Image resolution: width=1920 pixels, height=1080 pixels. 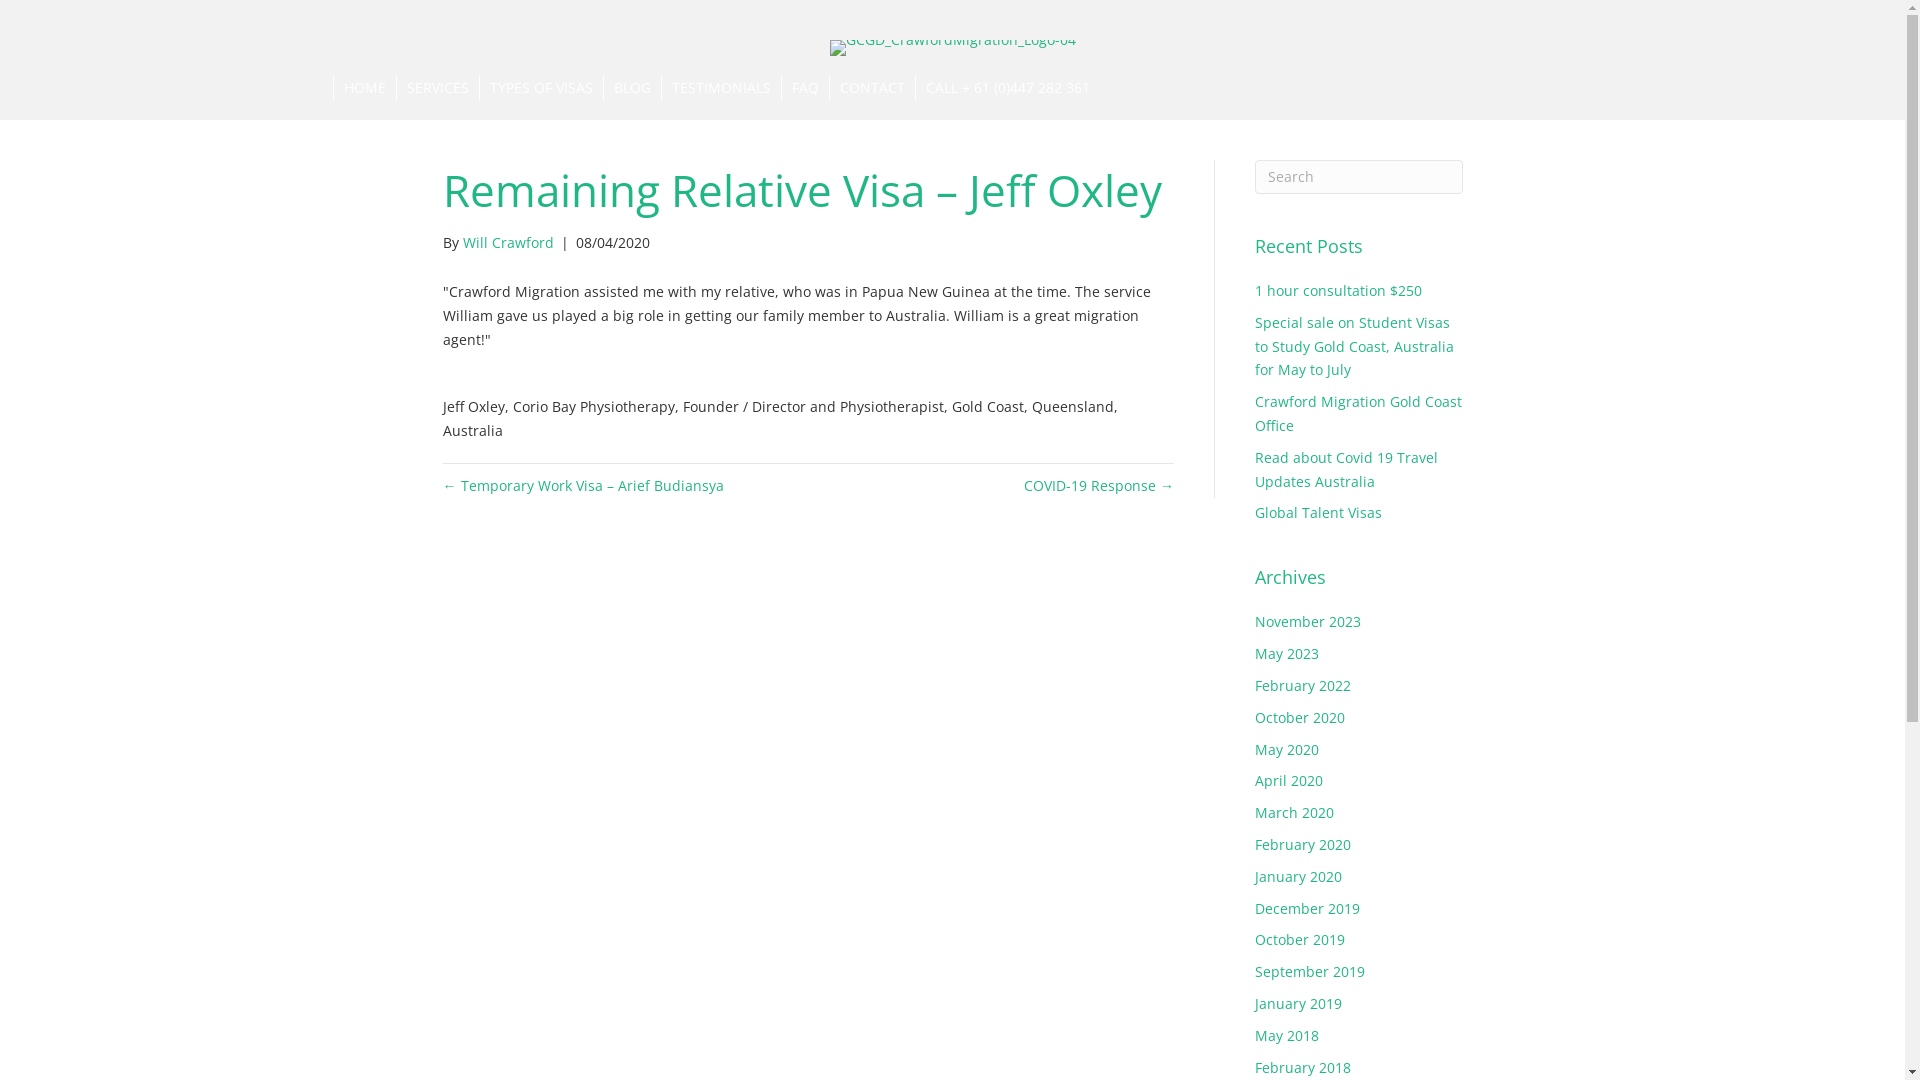 I want to click on 'February 2018', so click(x=1302, y=1066).